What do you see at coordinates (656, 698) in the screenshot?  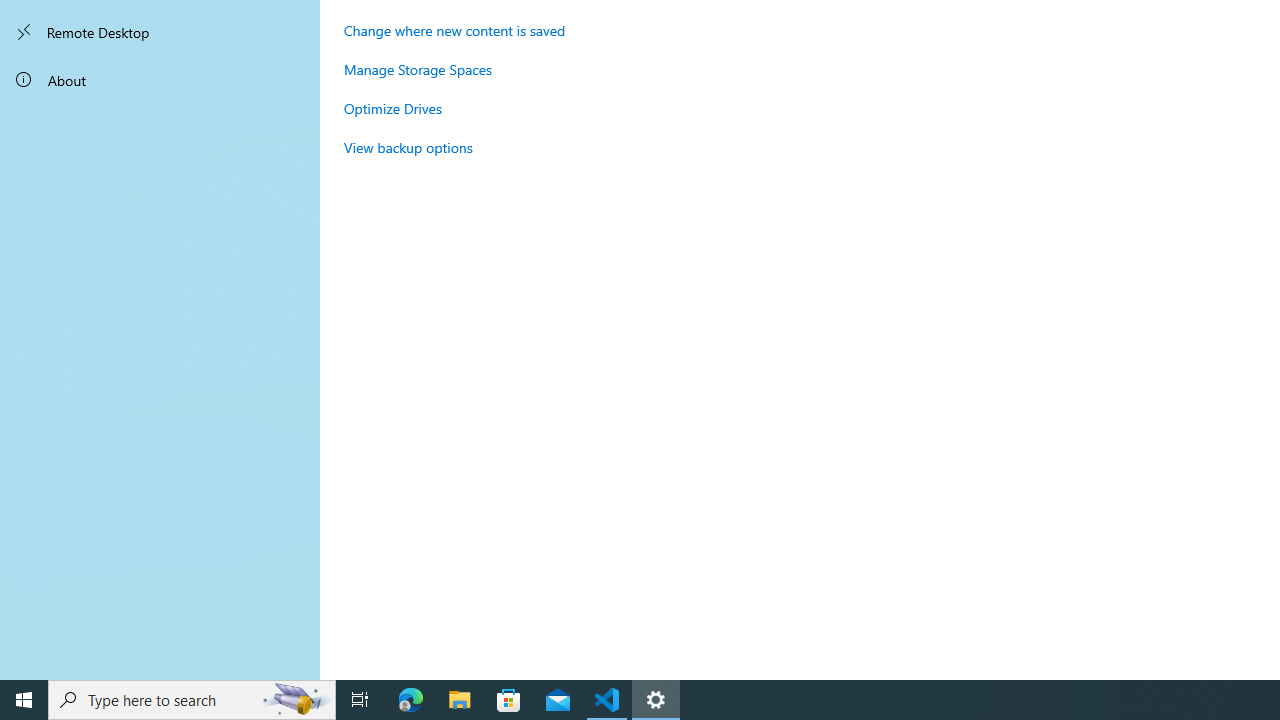 I see `'Settings - 1 running window'` at bounding box center [656, 698].